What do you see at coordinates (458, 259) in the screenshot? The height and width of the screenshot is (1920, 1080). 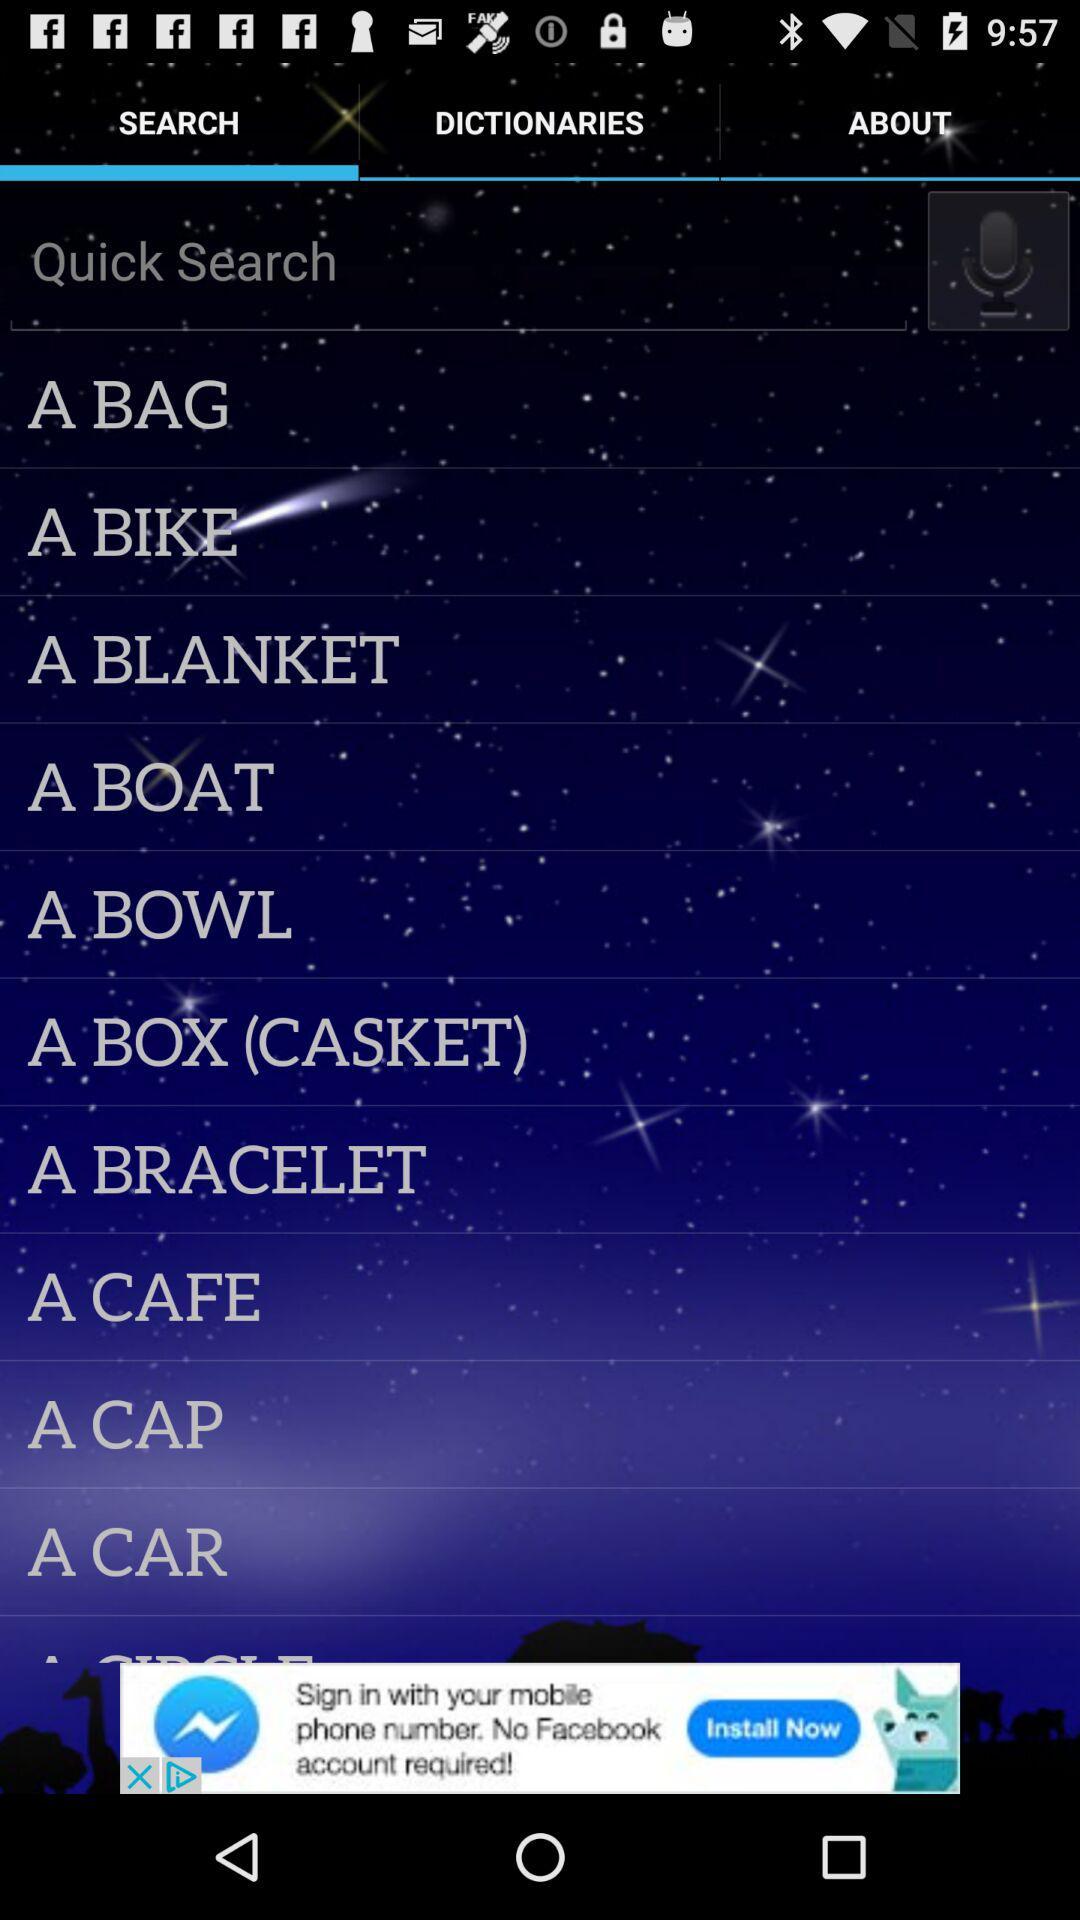 I see `quick search` at bounding box center [458, 259].